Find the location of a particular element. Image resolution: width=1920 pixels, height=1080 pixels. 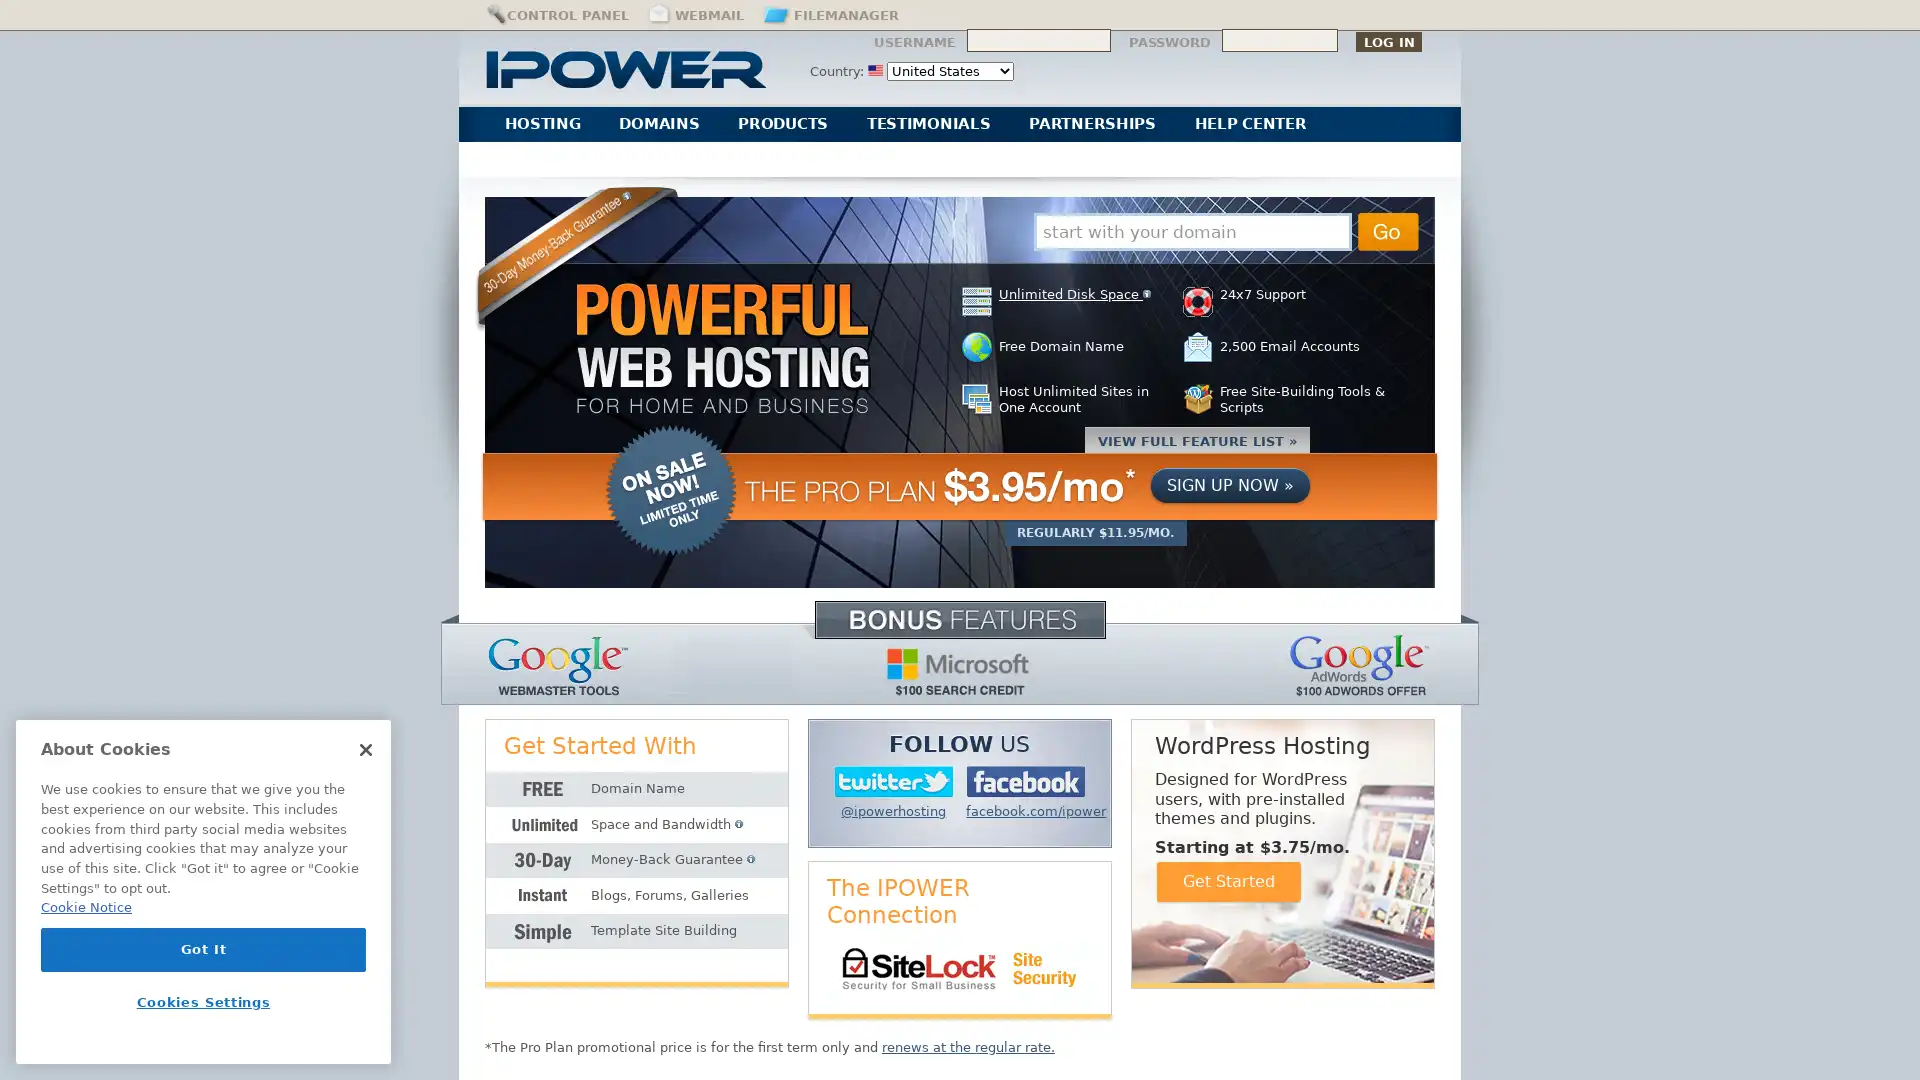

Go is located at coordinates (1387, 230).